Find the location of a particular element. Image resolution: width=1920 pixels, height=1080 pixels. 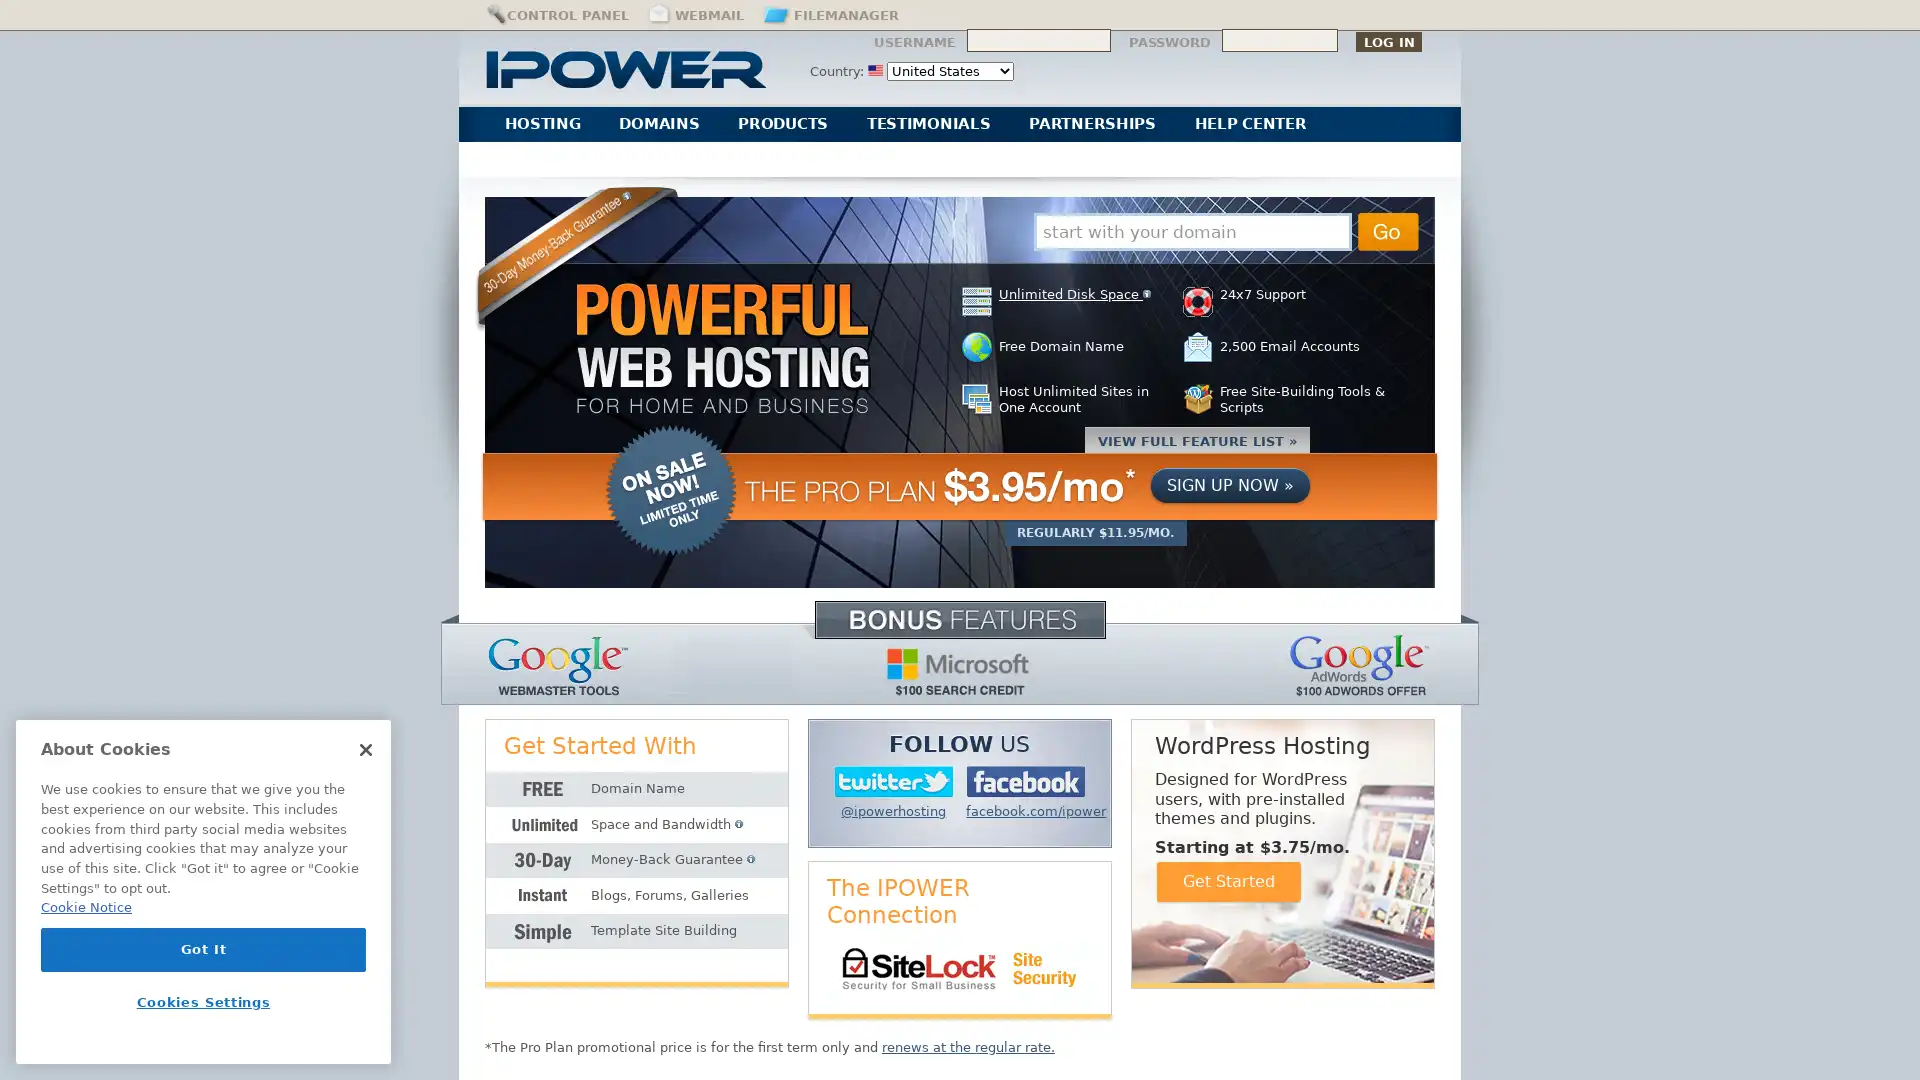

Go is located at coordinates (1387, 230).